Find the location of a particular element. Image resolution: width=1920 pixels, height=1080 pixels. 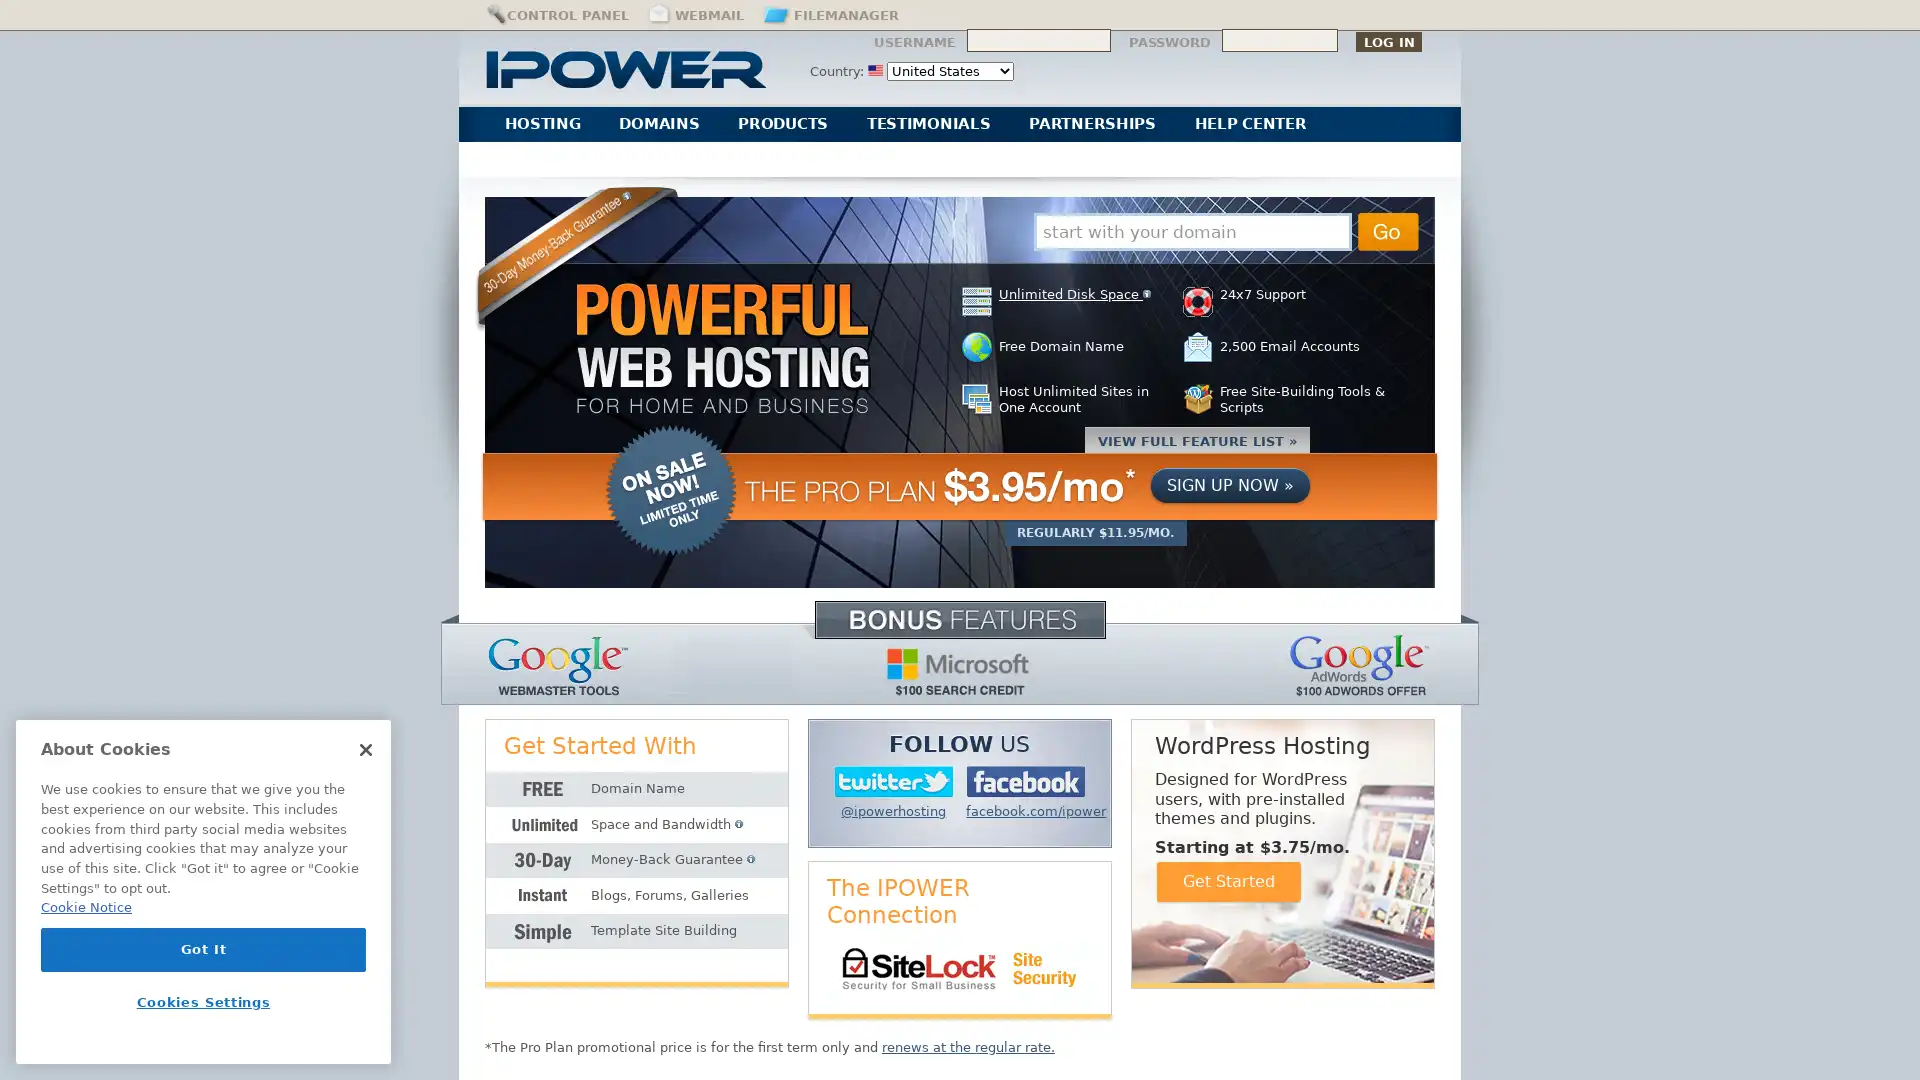

Go is located at coordinates (1387, 230).